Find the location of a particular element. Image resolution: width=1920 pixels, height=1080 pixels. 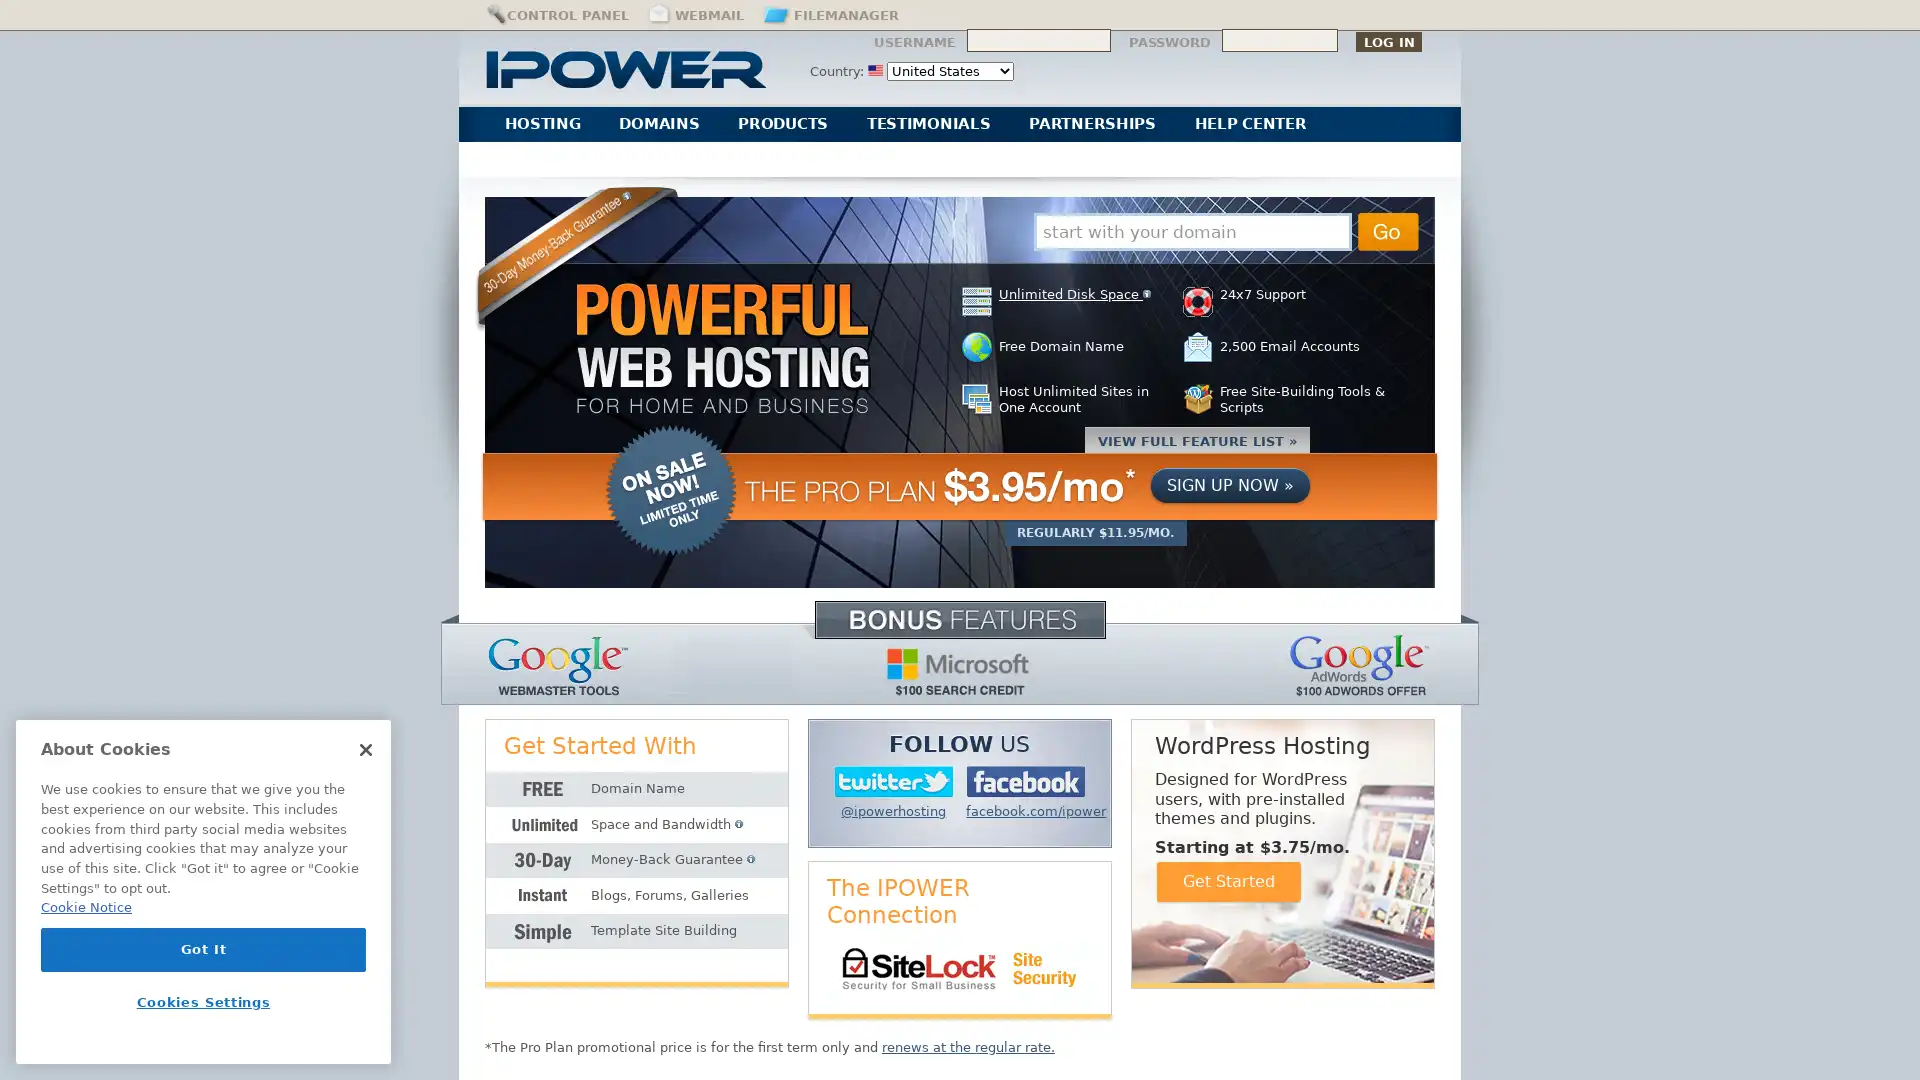

Go is located at coordinates (1387, 230).